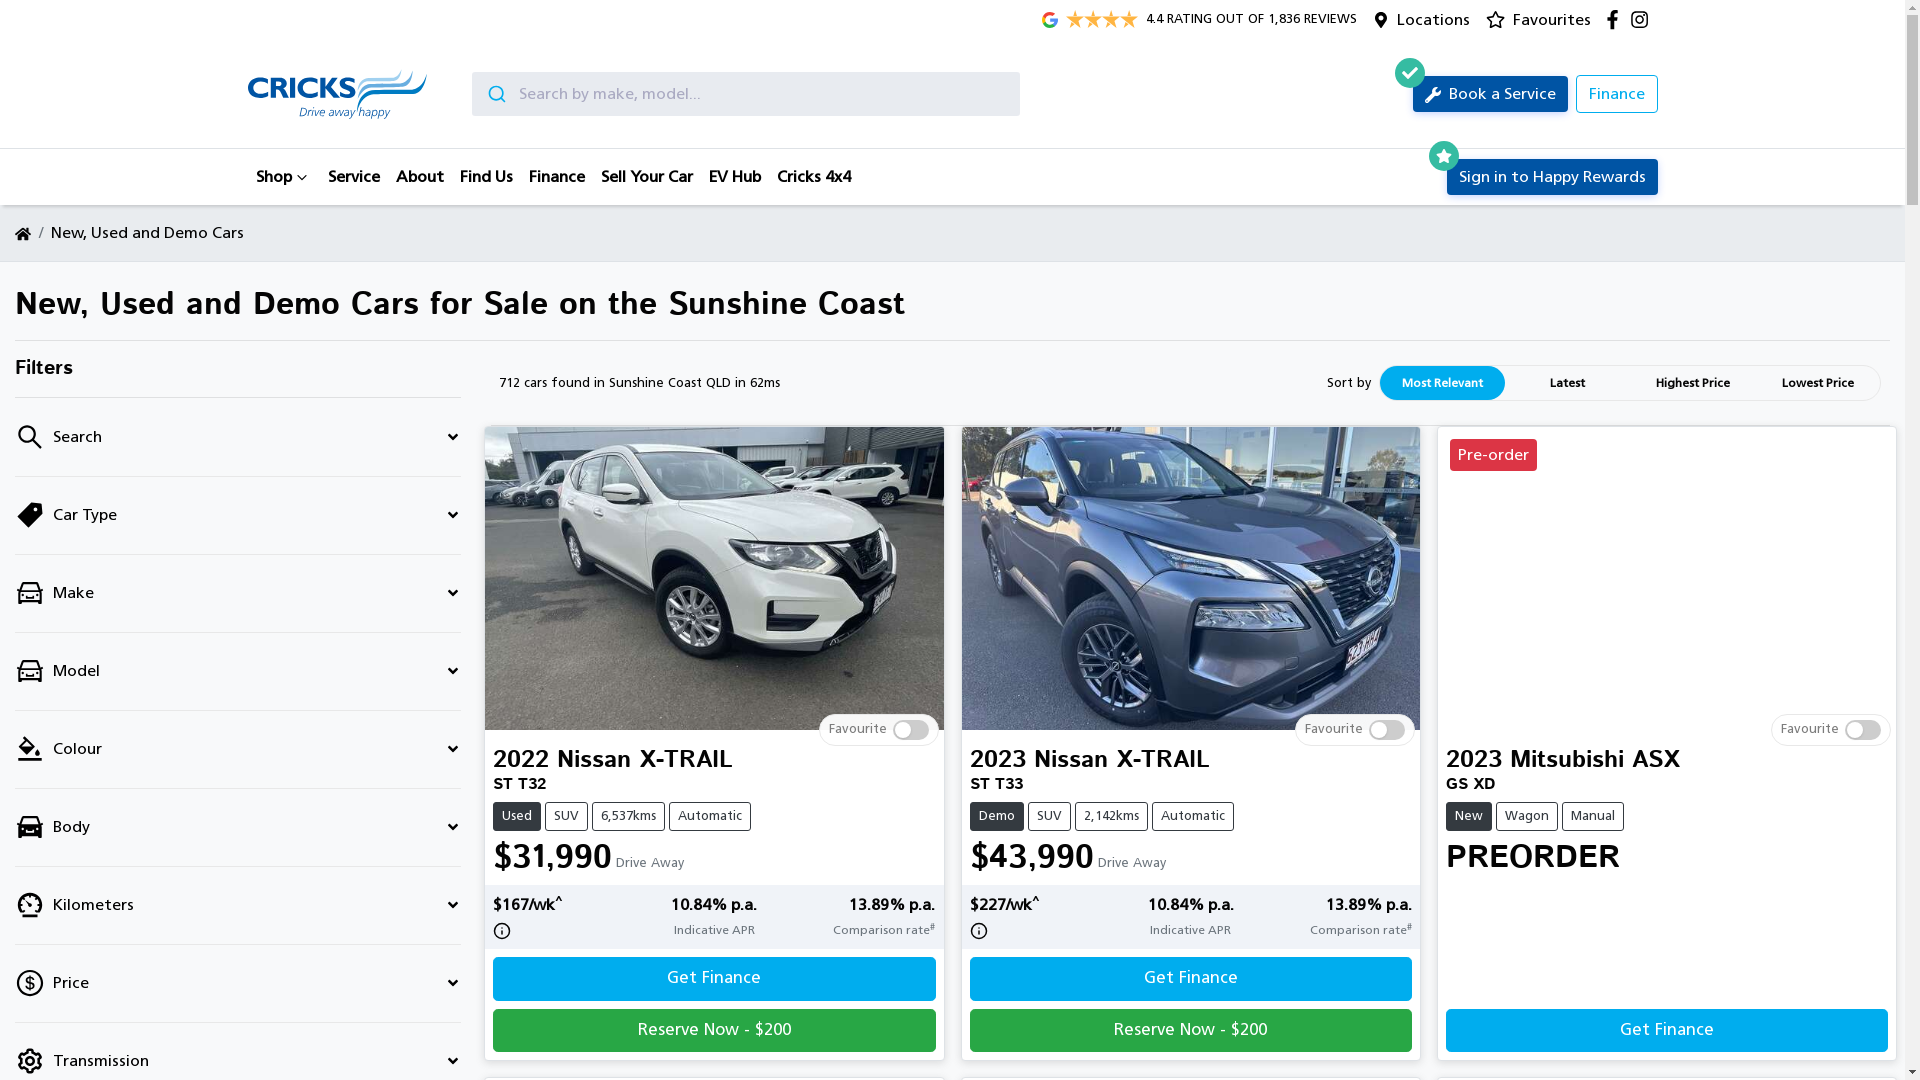 This screenshot has width=1920, height=1080. What do you see at coordinates (238, 436) in the screenshot?
I see `'Search'` at bounding box center [238, 436].